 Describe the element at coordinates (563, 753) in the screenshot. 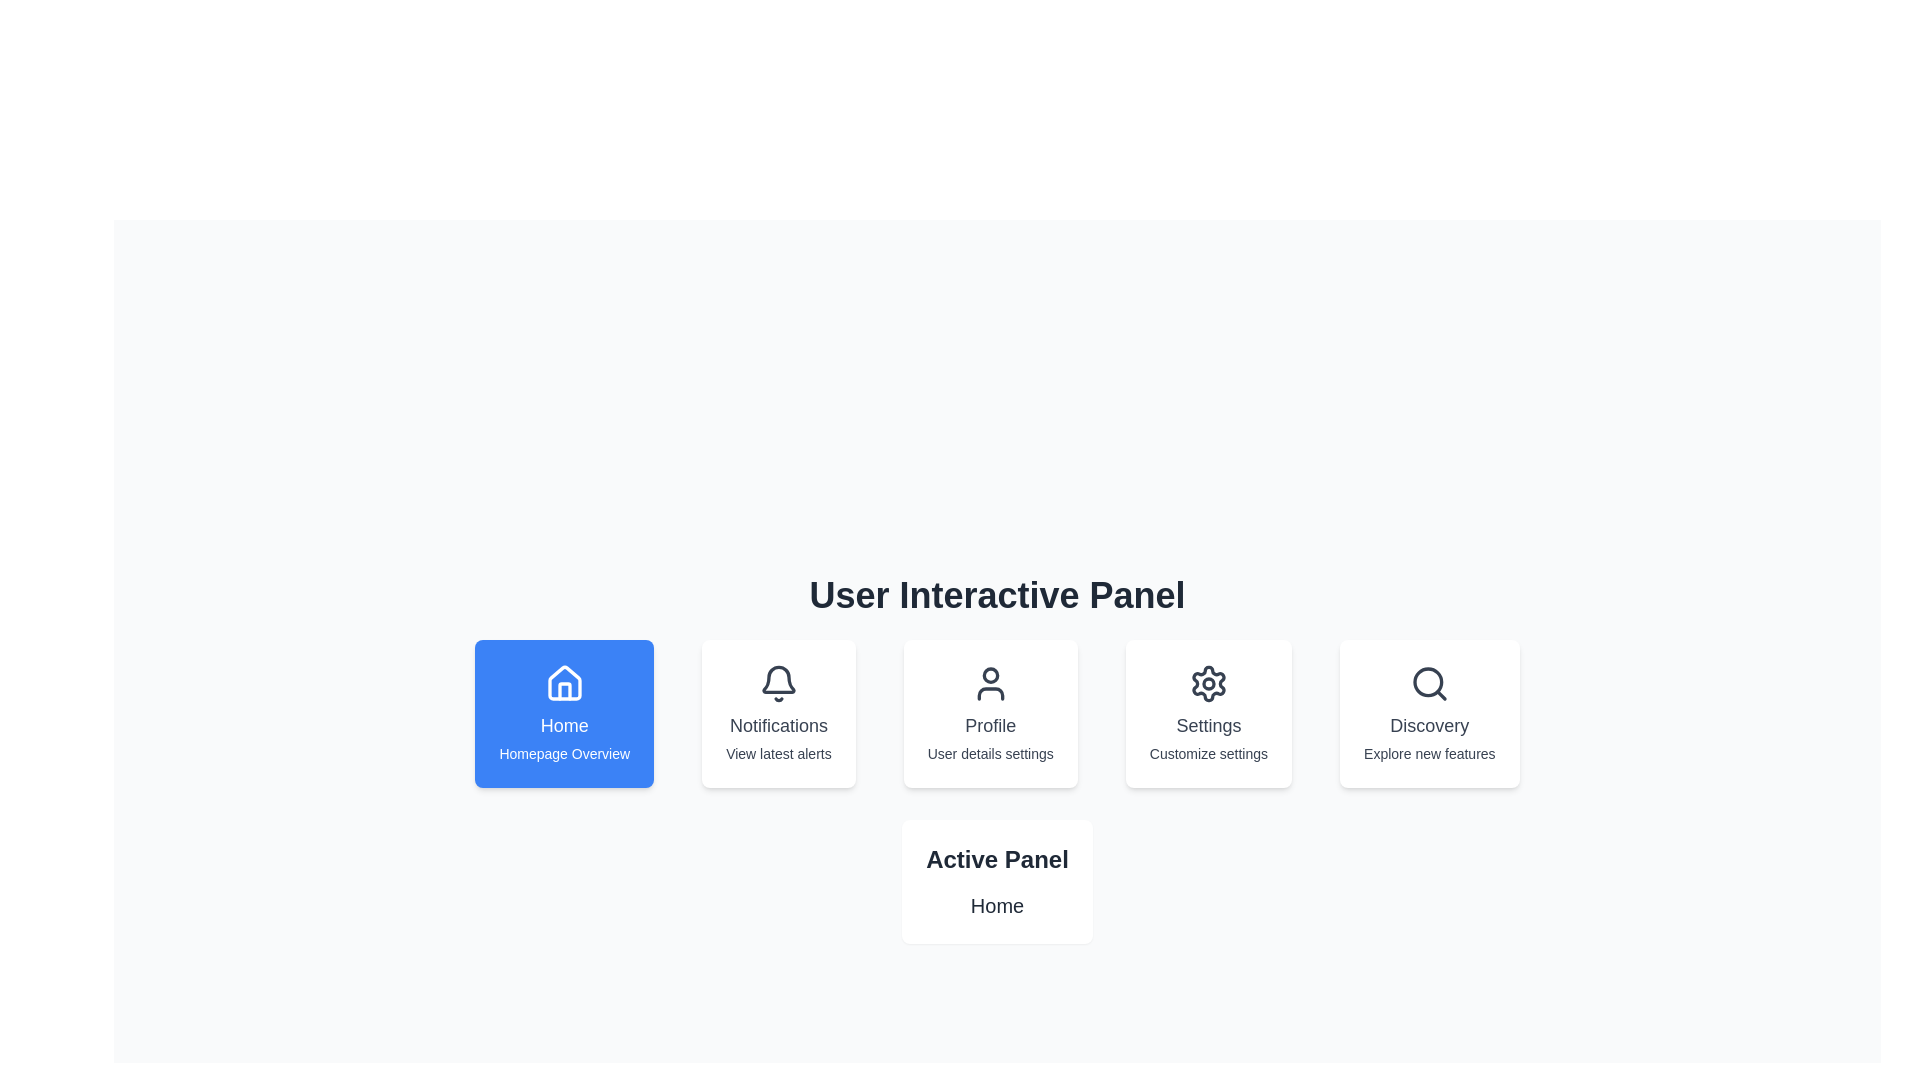

I see `the text label displaying 'Homepage Overview', which is styled in white text on a blue background and positioned beneath the 'Home' label in the button group` at that location.